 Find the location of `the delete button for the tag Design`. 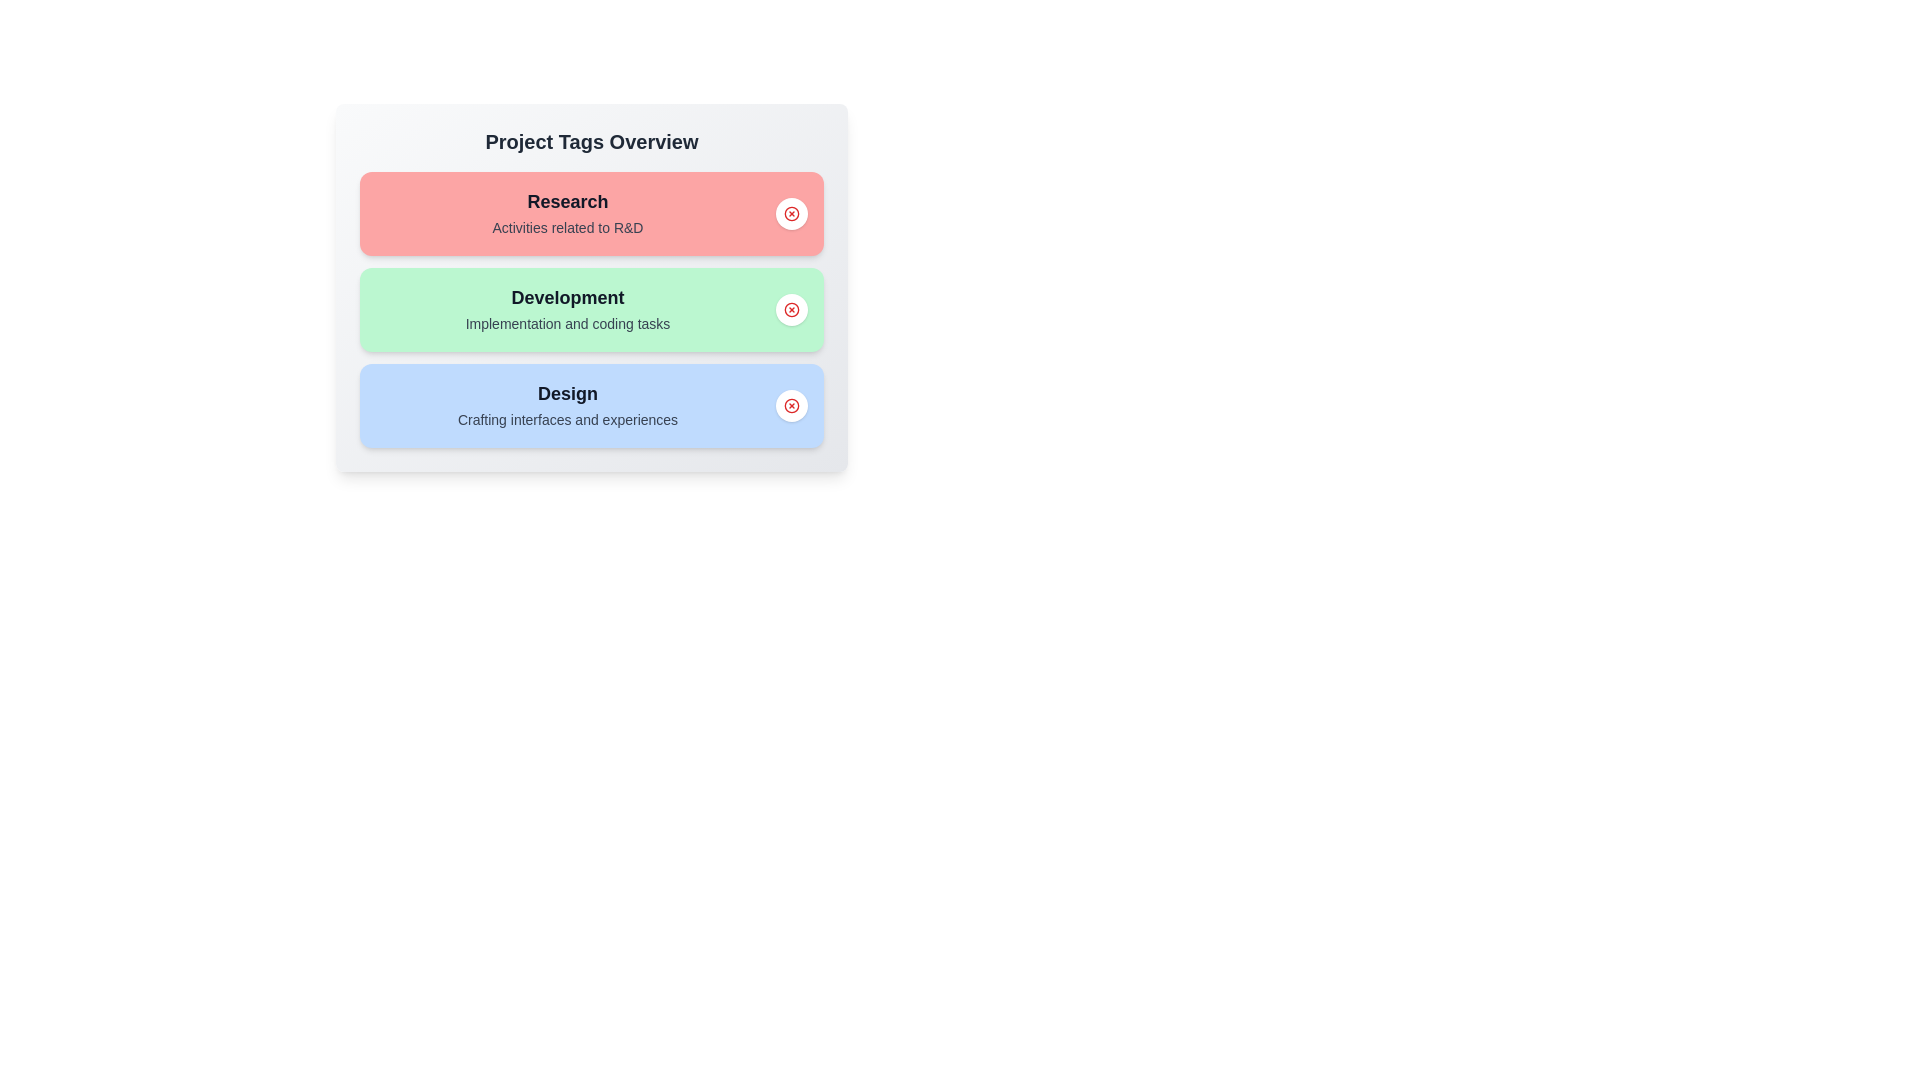

the delete button for the tag Design is located at coordinates (791, 405).